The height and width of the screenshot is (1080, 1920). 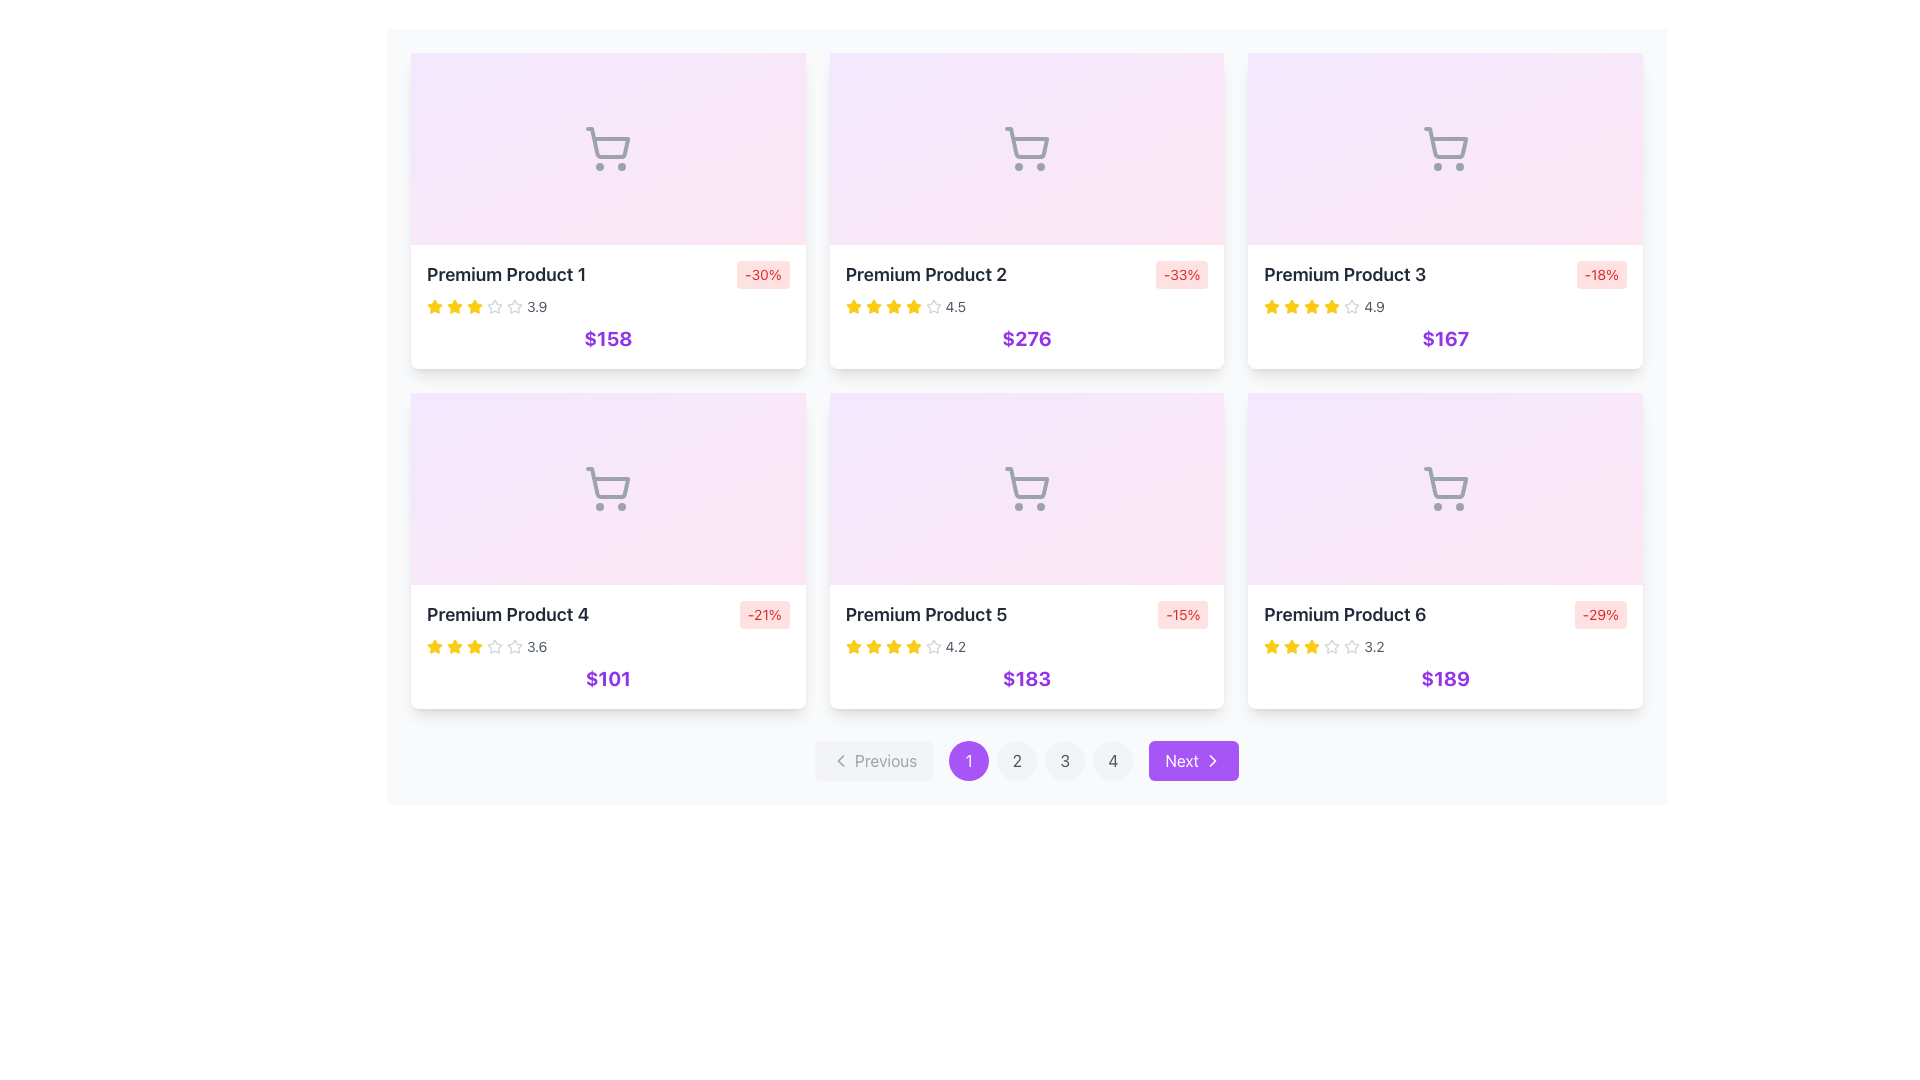 I want to click on the icon inside the 'Next' button located at the bottom-right corner of the pagination controls, so click(x=1212, y=760).